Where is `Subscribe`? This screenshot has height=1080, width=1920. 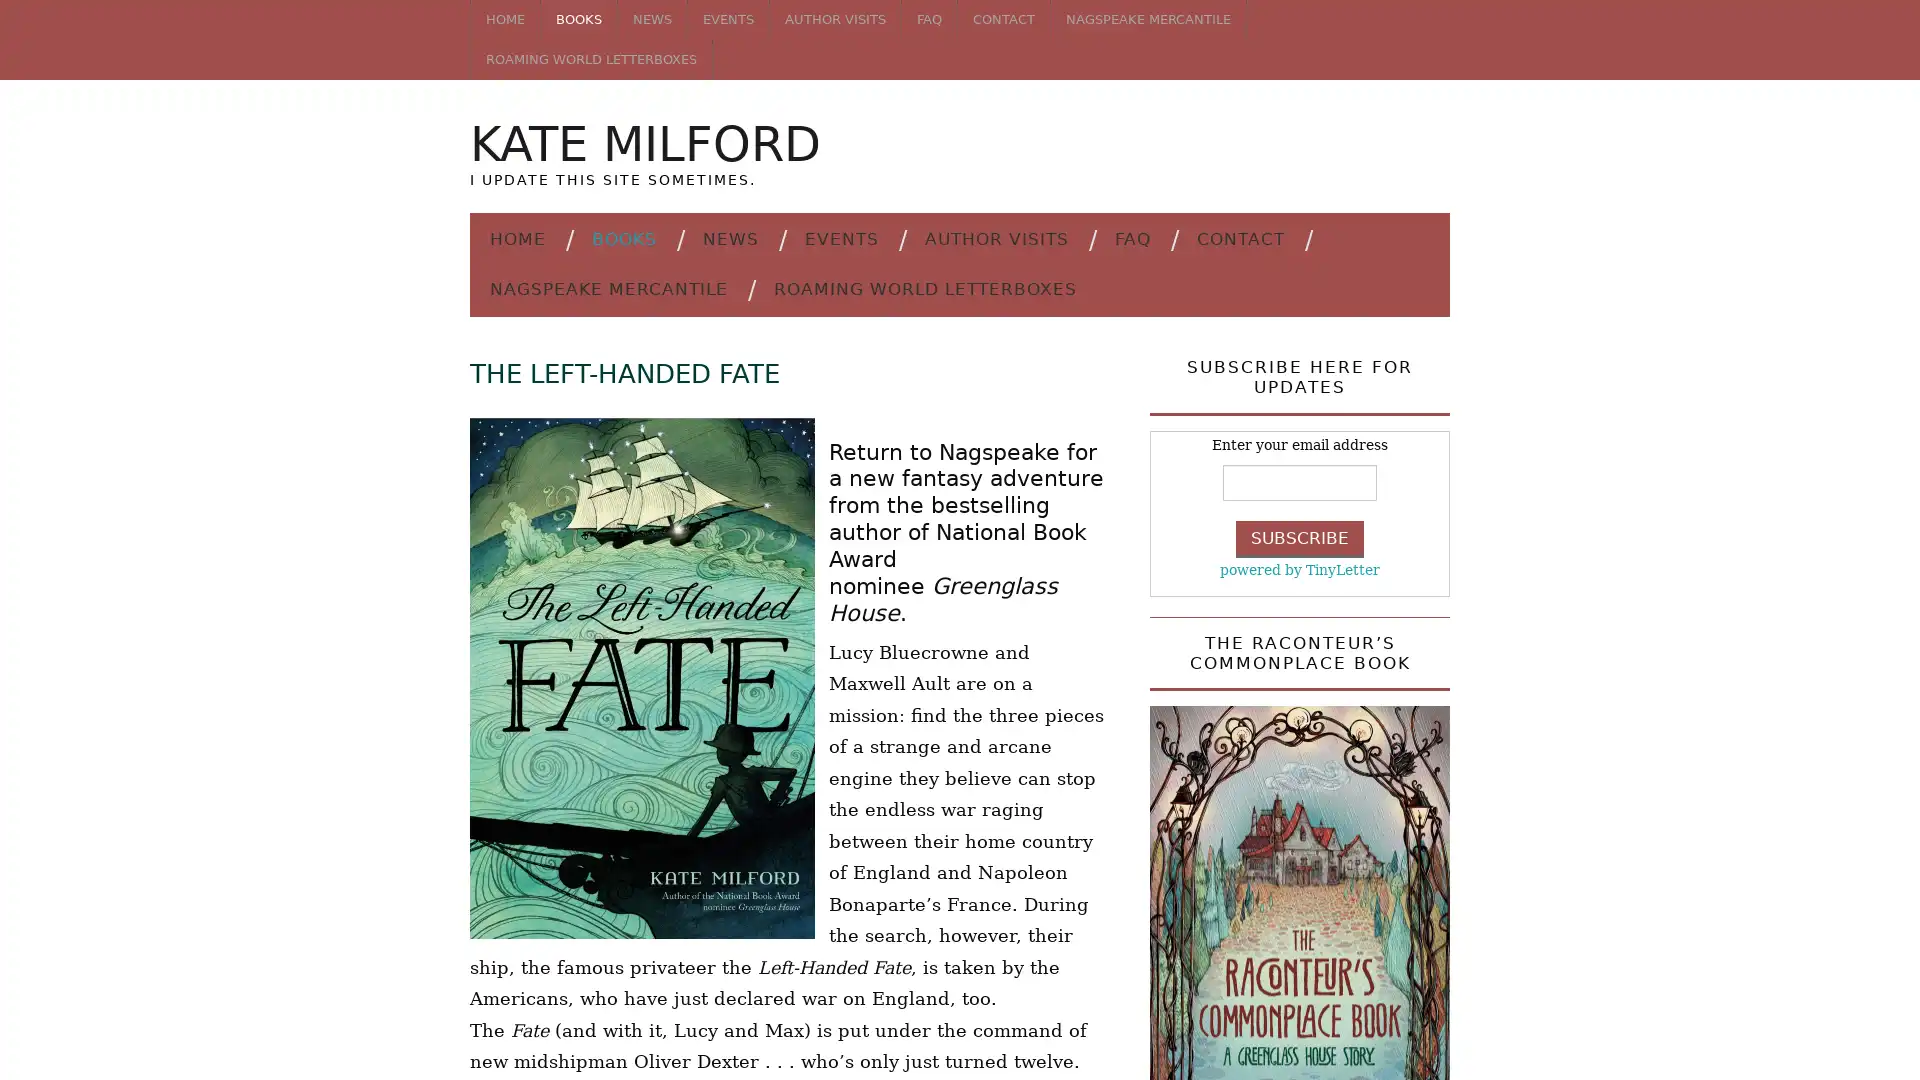
Subscribe is located at coordinates (1300, 537).